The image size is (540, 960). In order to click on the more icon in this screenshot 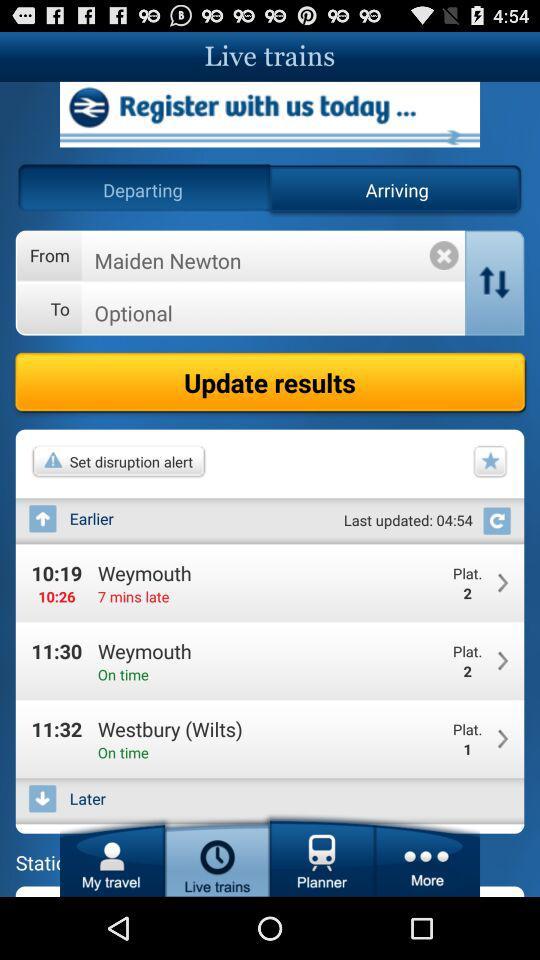, I will do `click(426, 914)`.